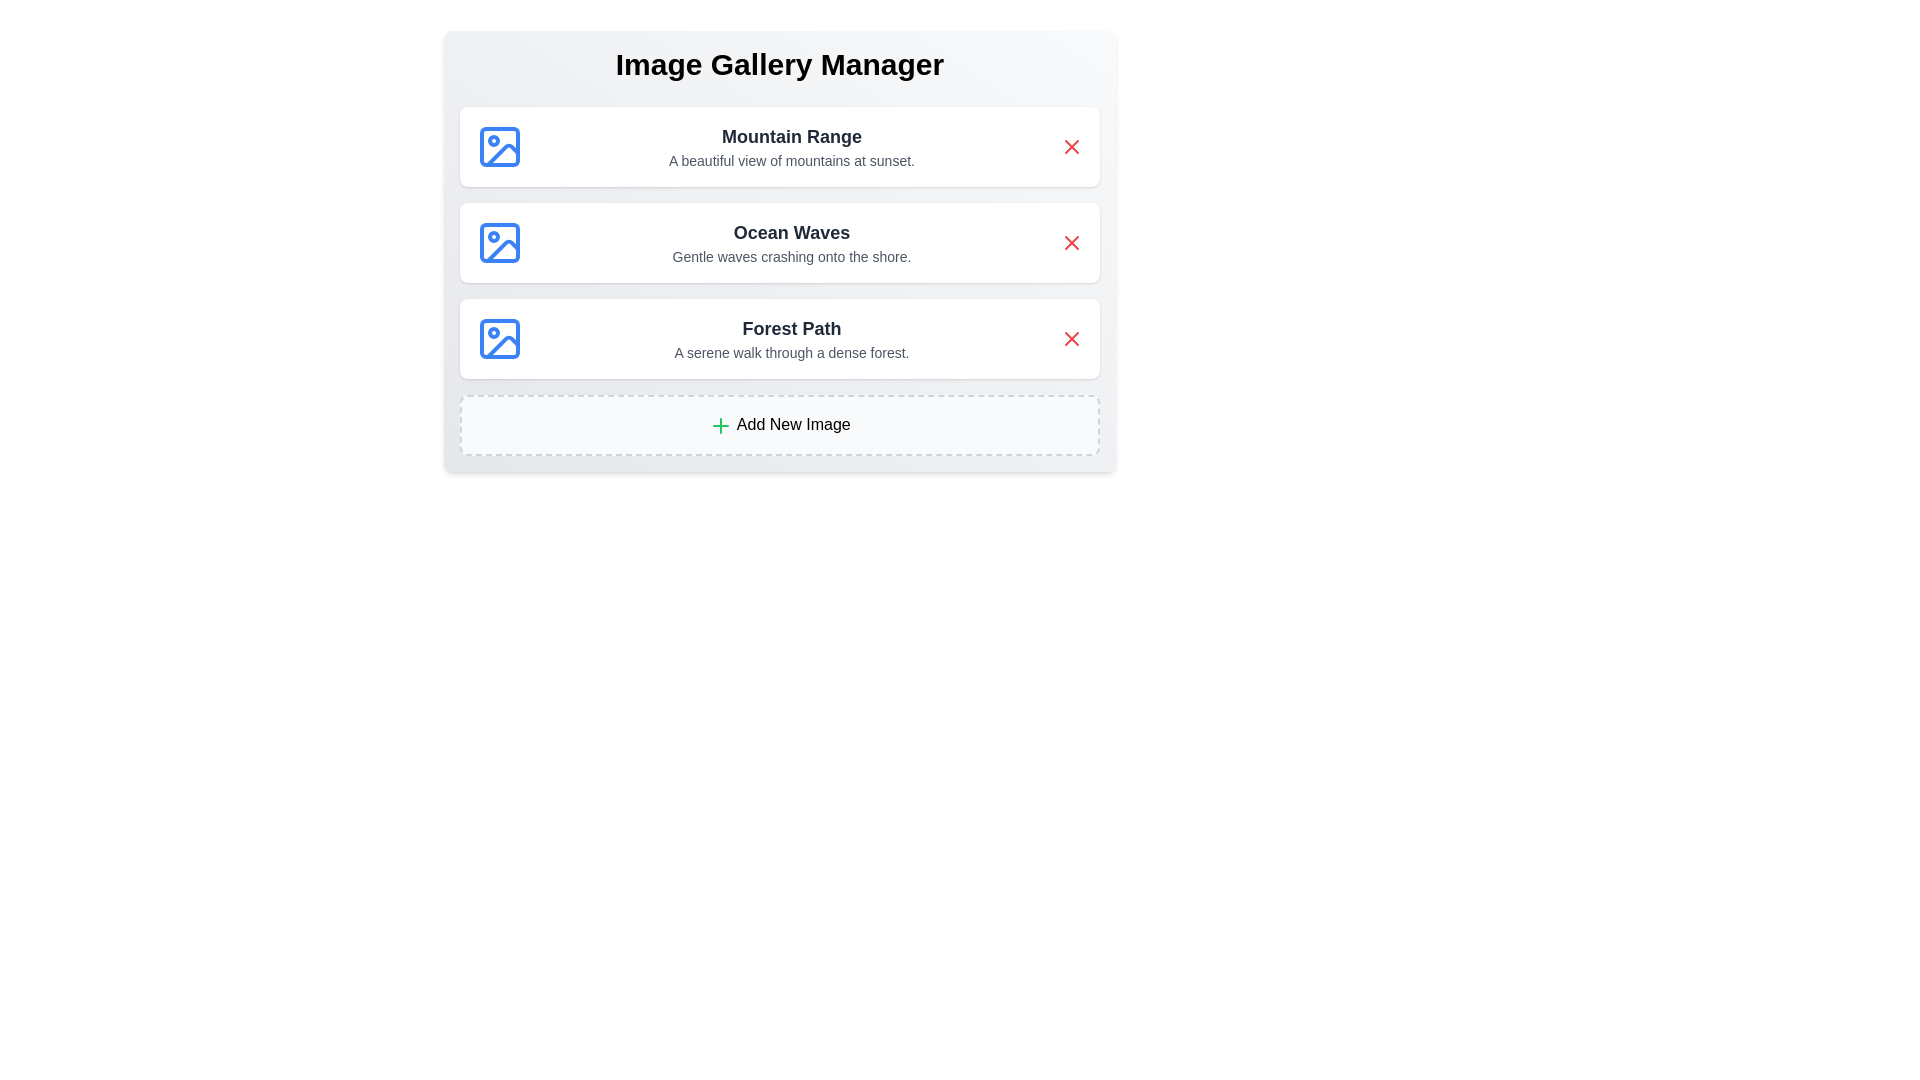 The height and width of the screenshot is (1080, 1920). What do you see at coordinates (778, 423) in the screenshot?
I see `the 'Add New Image' button to initiate the process of adding a new image to the gallery` at bounding box center [778, 423].